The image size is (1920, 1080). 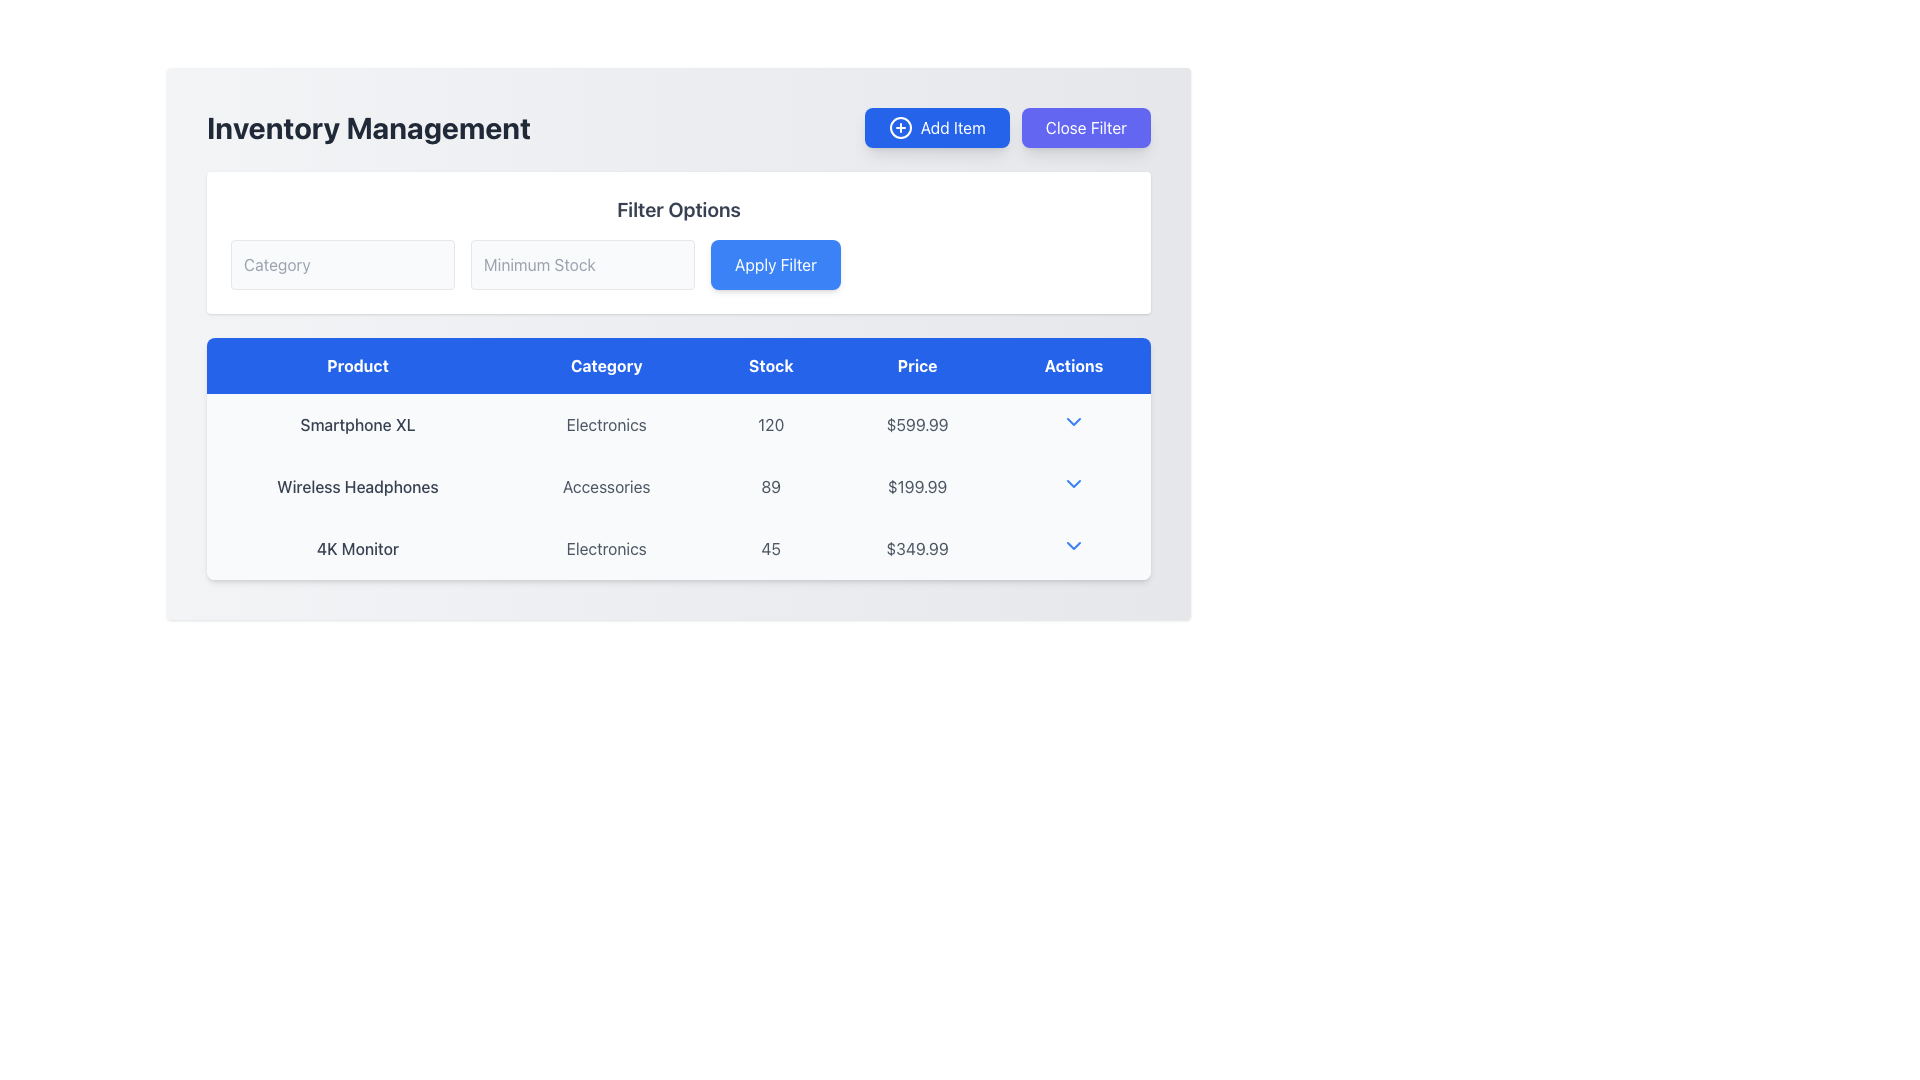 What do you see at coordinates (1073, 486) in the screenshot?
I see `the dropdown toggle icon in the 'Actions' column for the 'Wireless Headphones' row` at bounding box center [1073, 486].